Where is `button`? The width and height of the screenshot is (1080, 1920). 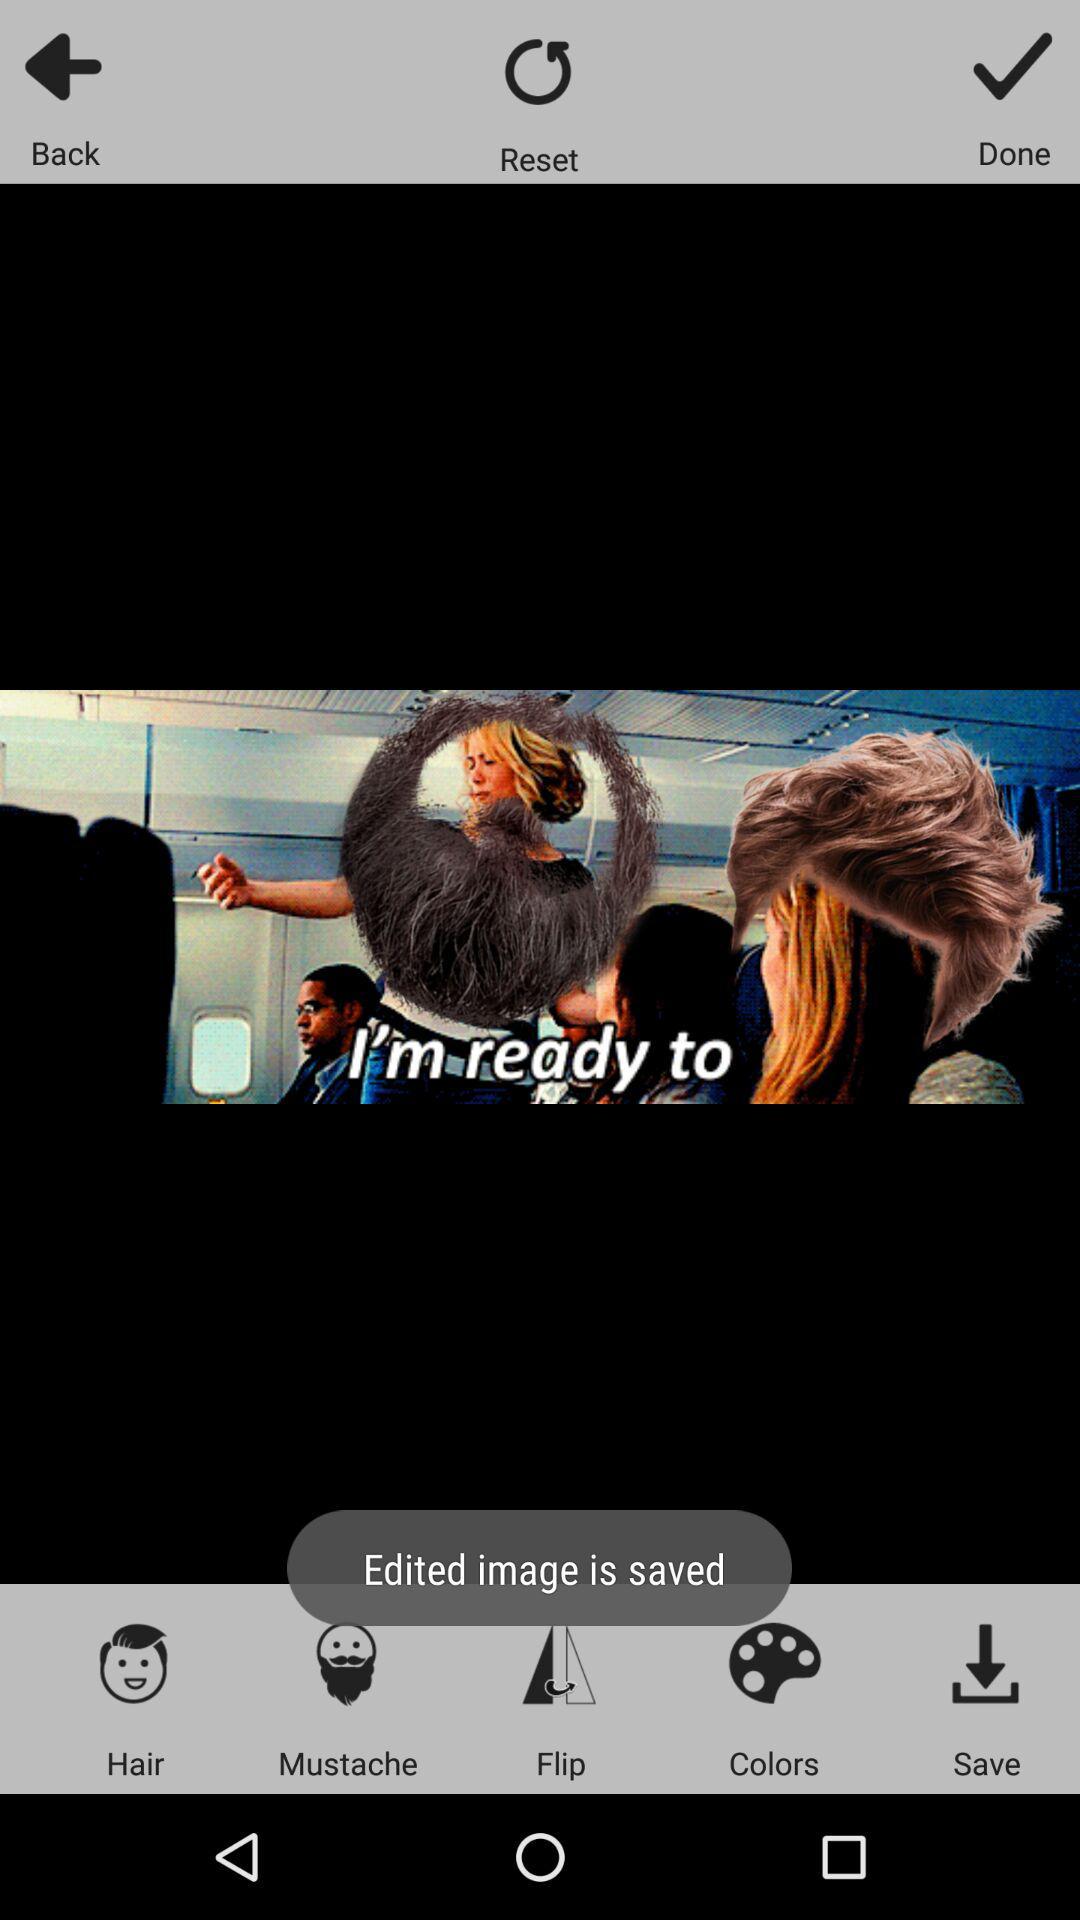 button is located at coordinates (986, 1662).